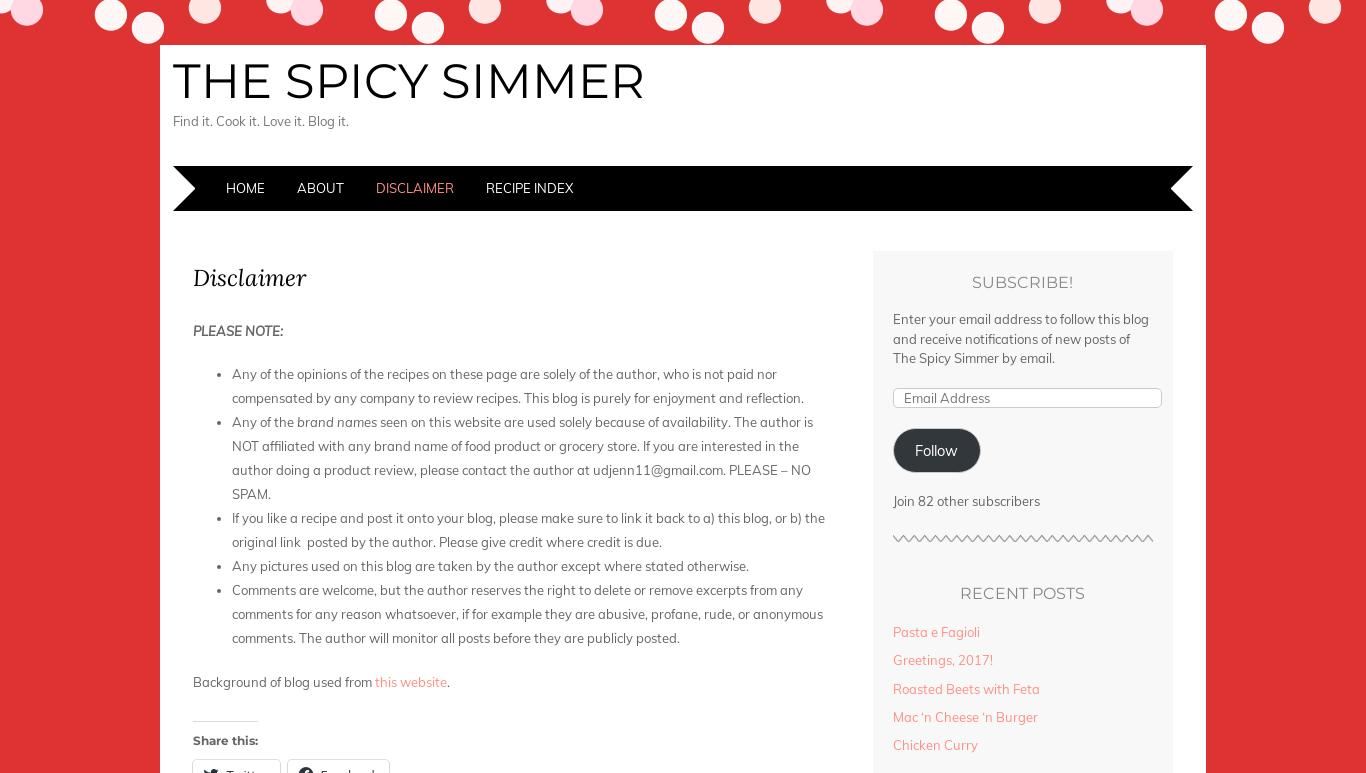  I want to click on 'this website', so click(408, 680).